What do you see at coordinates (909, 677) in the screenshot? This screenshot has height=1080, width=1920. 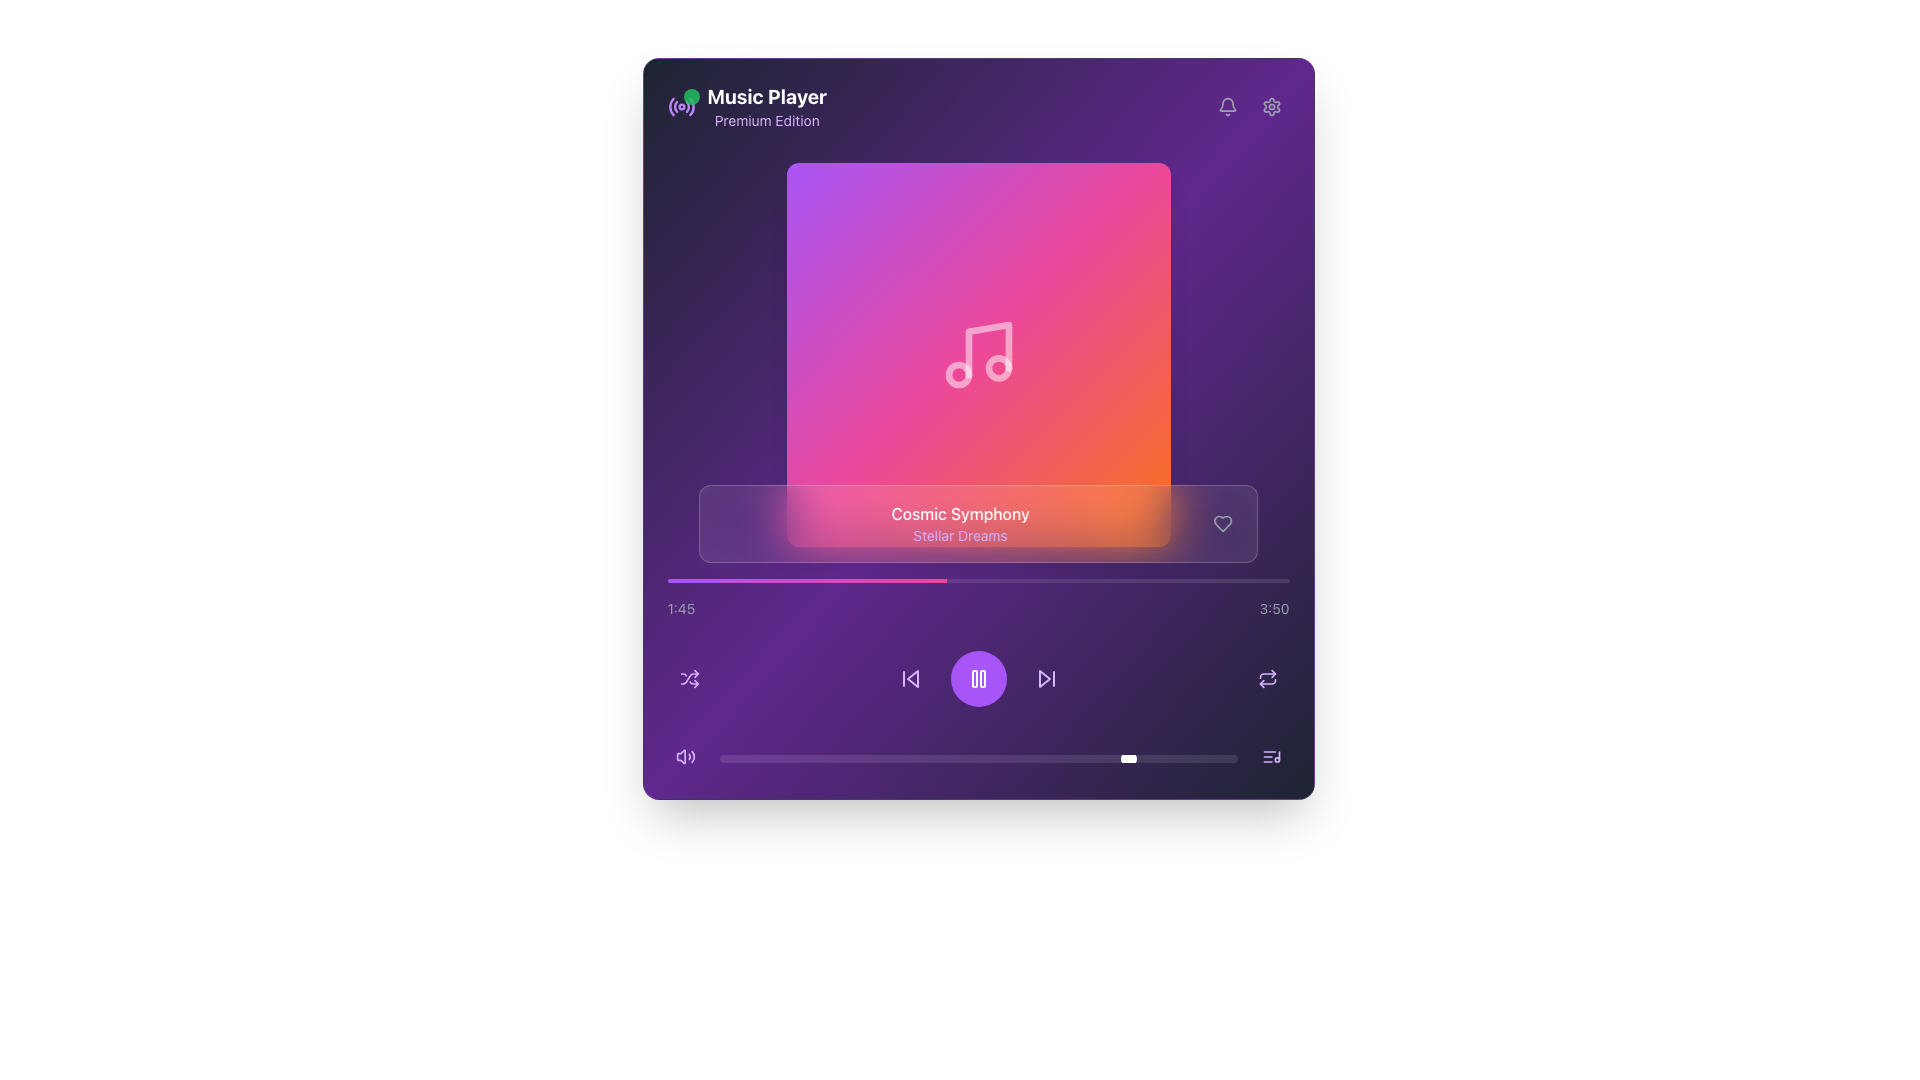 I see `the previous track button located within the media control section of the music player interface for keyboard interaction` at bounding box center [909, 677].